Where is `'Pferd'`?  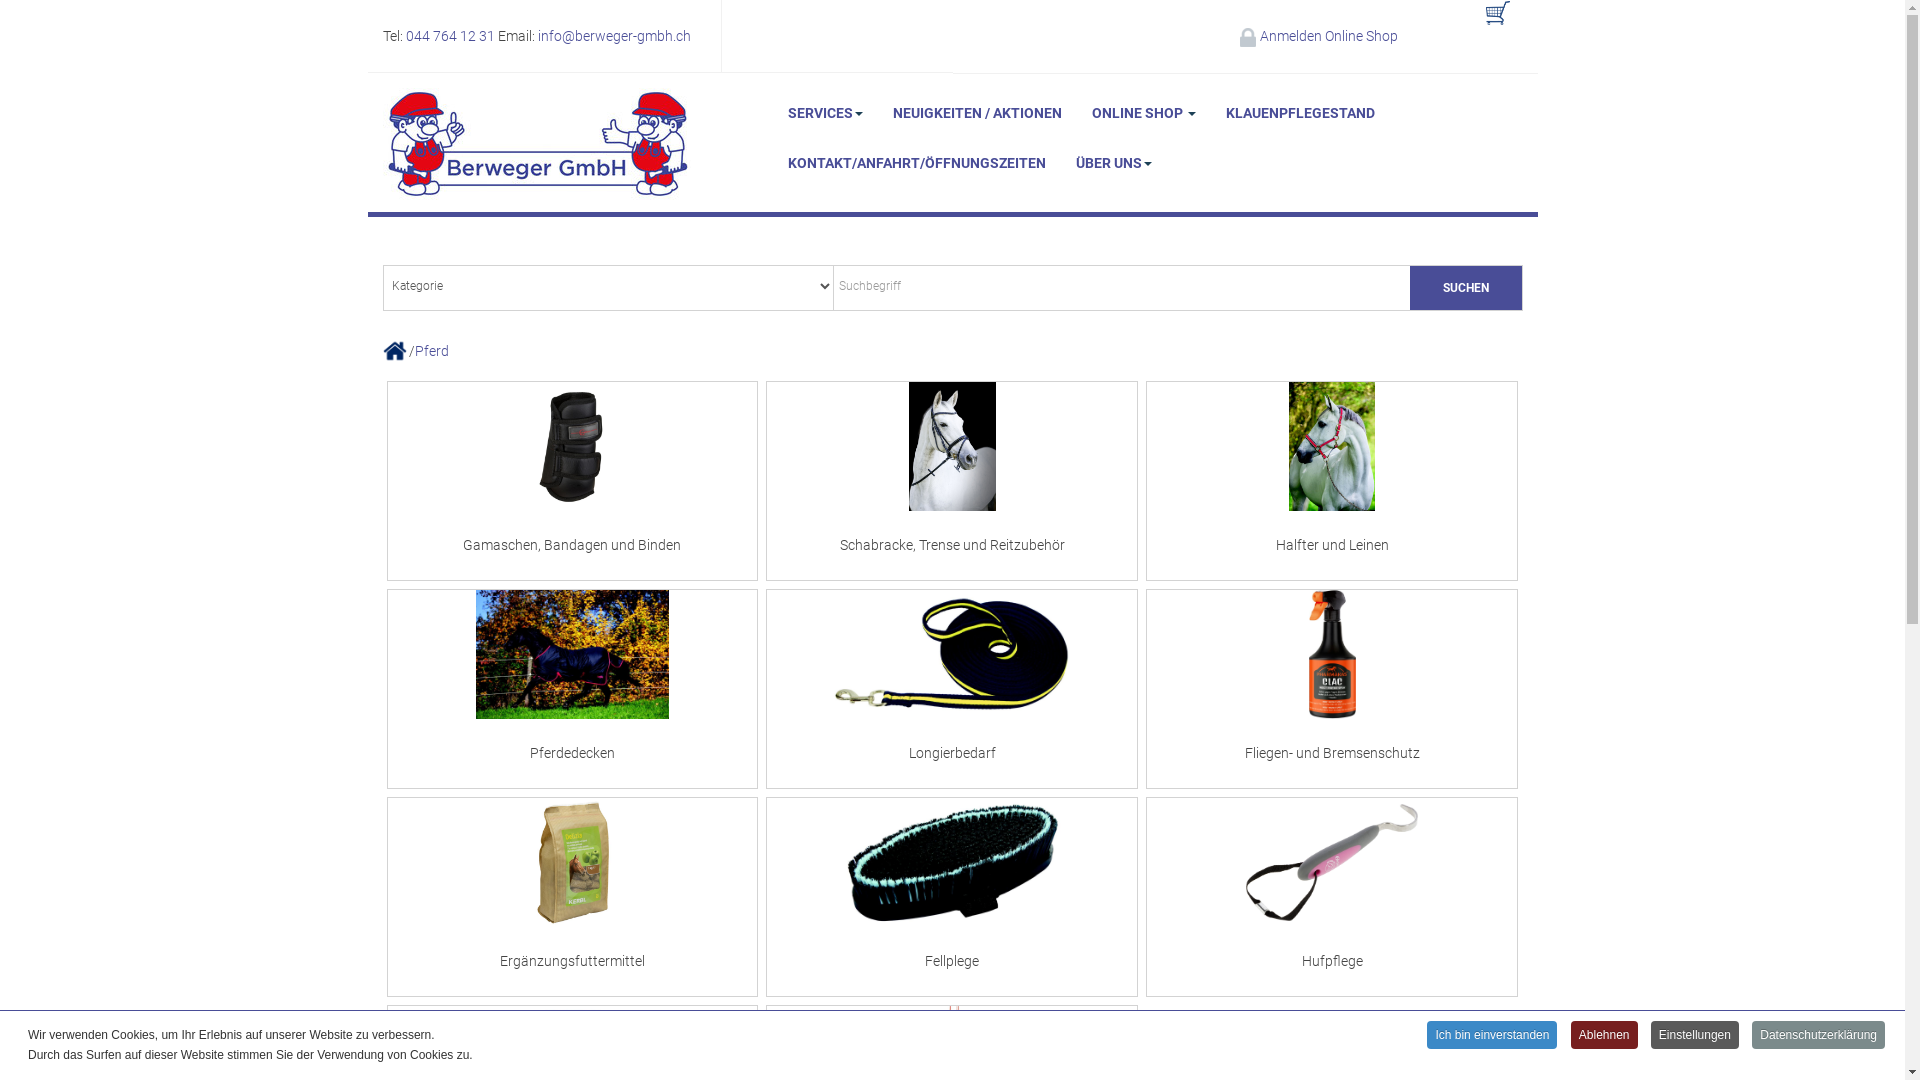 'Pferd' is located at coordinates (413, 350).